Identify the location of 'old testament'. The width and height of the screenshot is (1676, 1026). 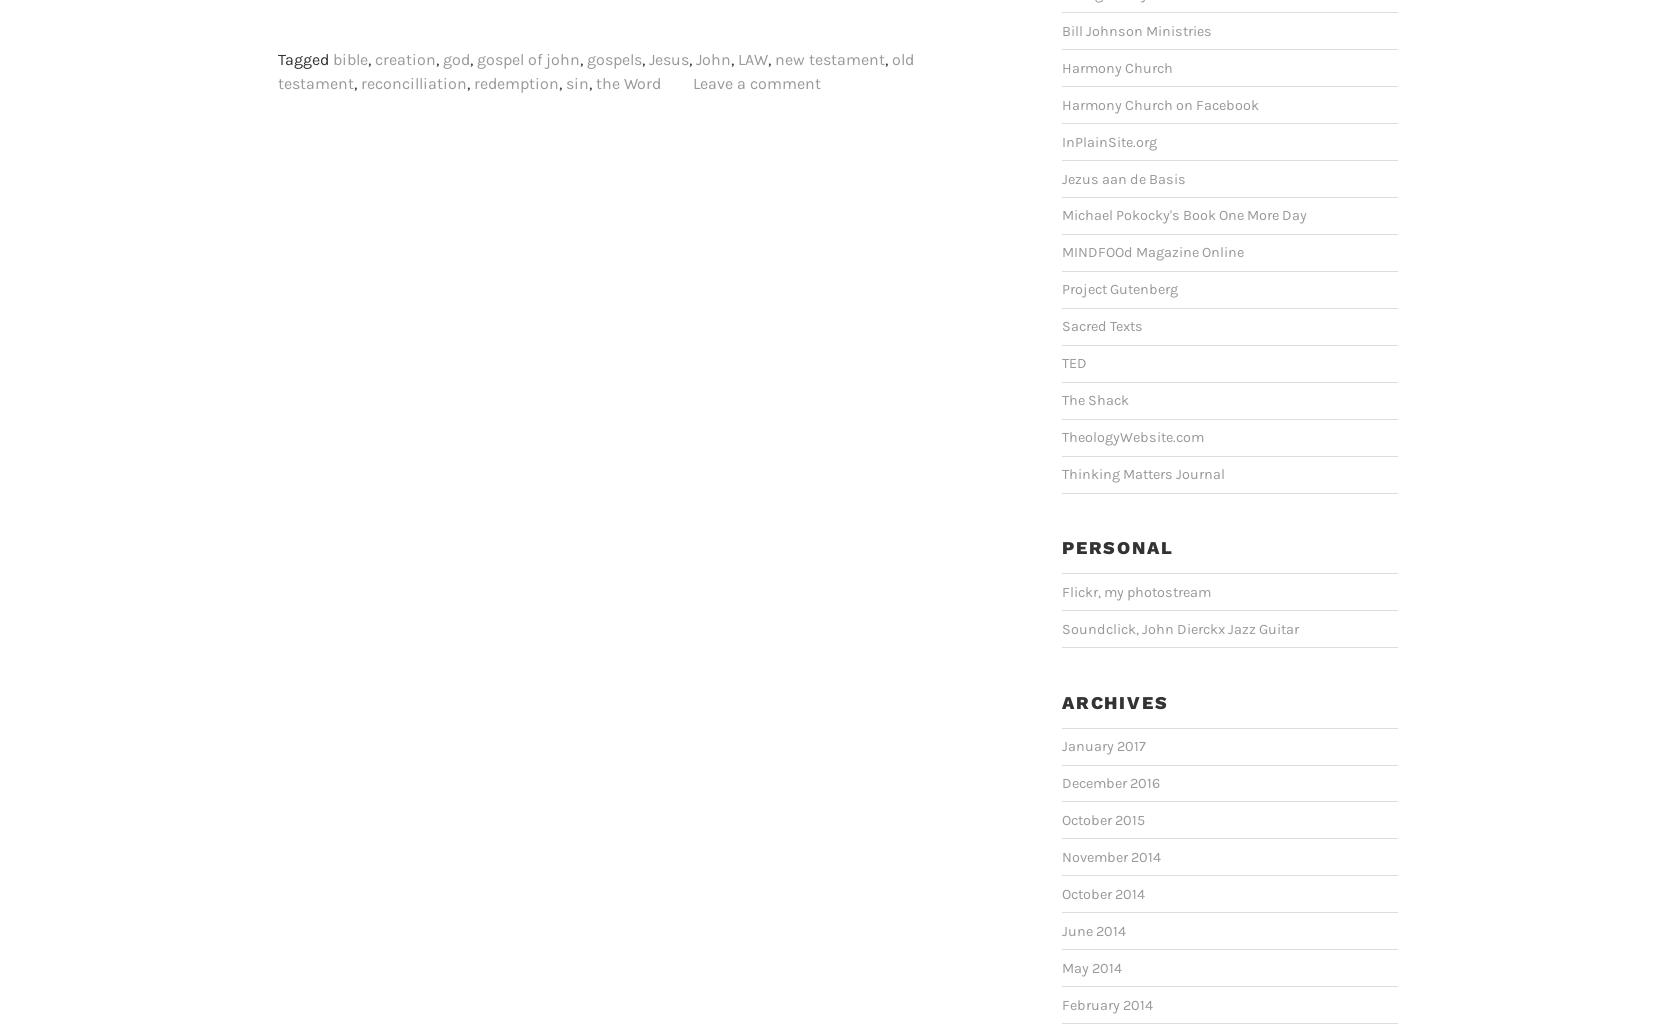
(595, 70).